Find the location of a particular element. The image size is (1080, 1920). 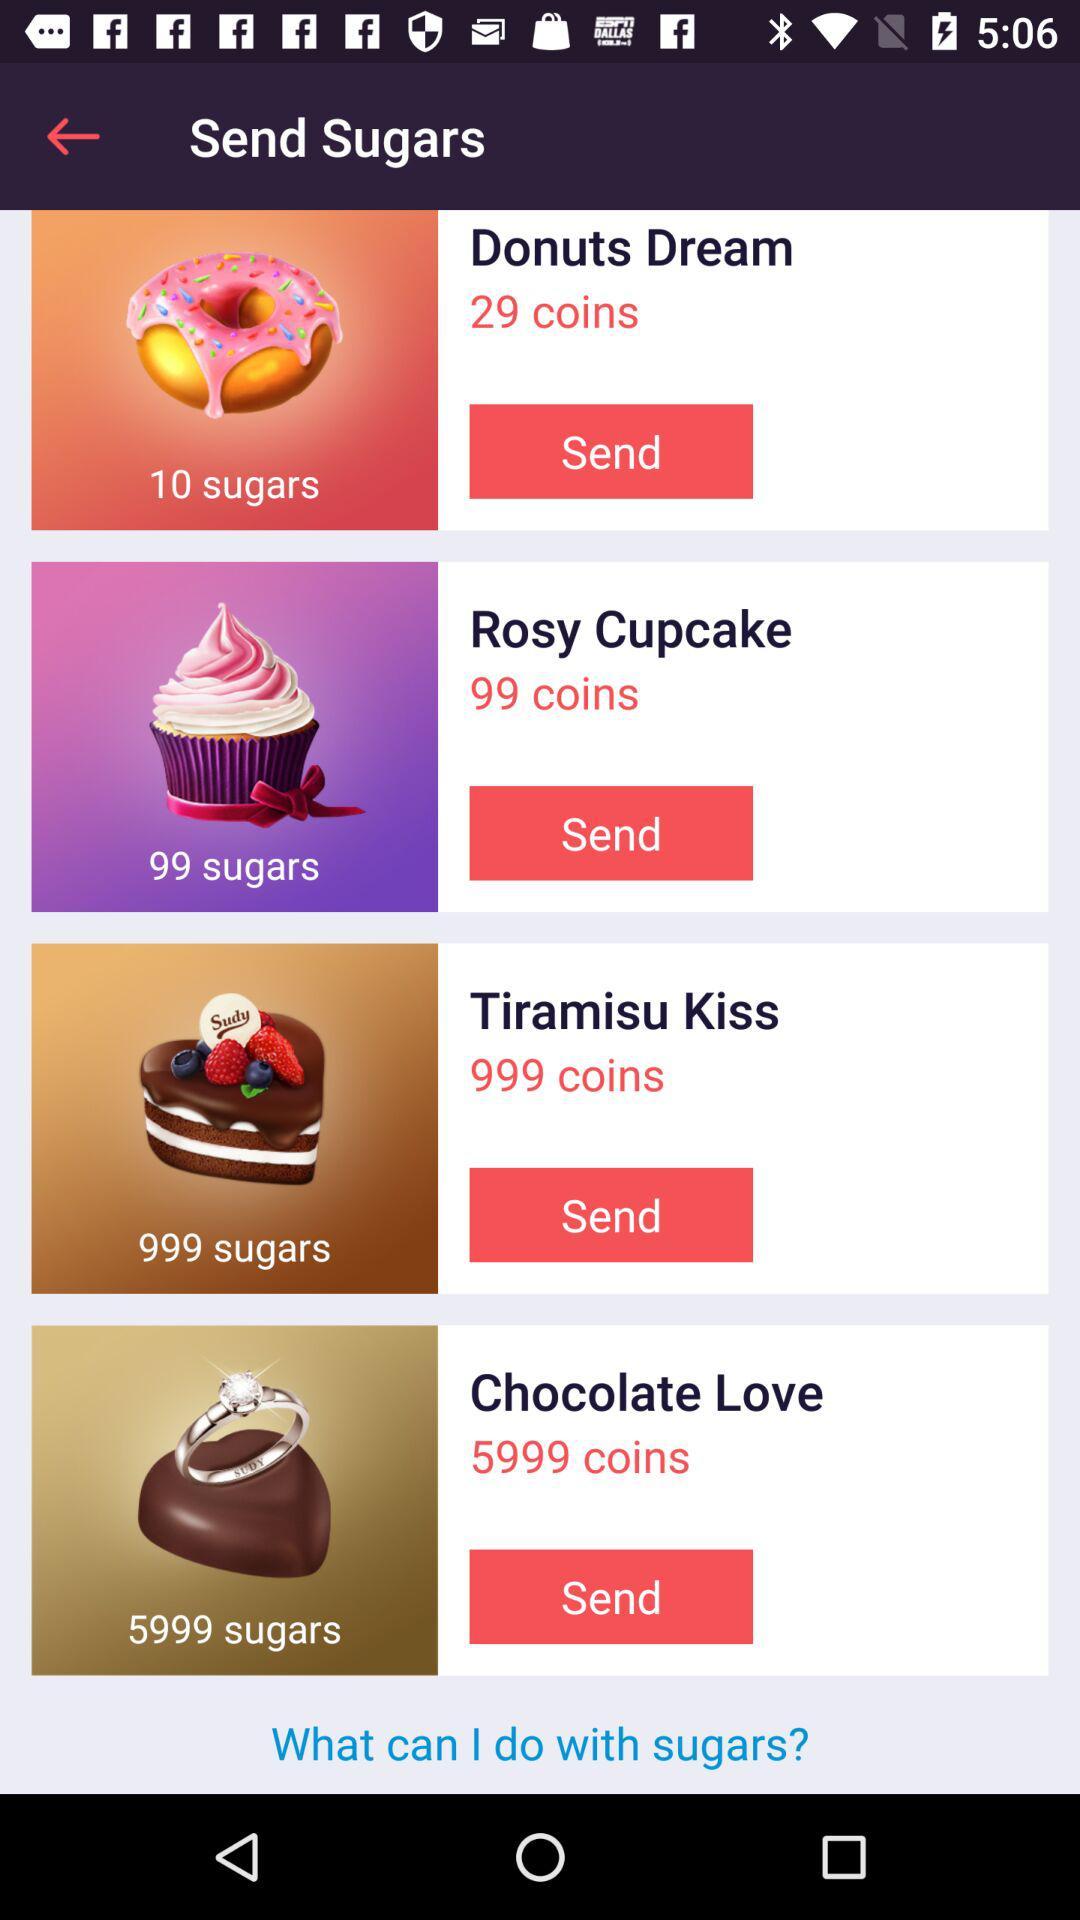

maximize the picture is located at coordinates (233, 1500).